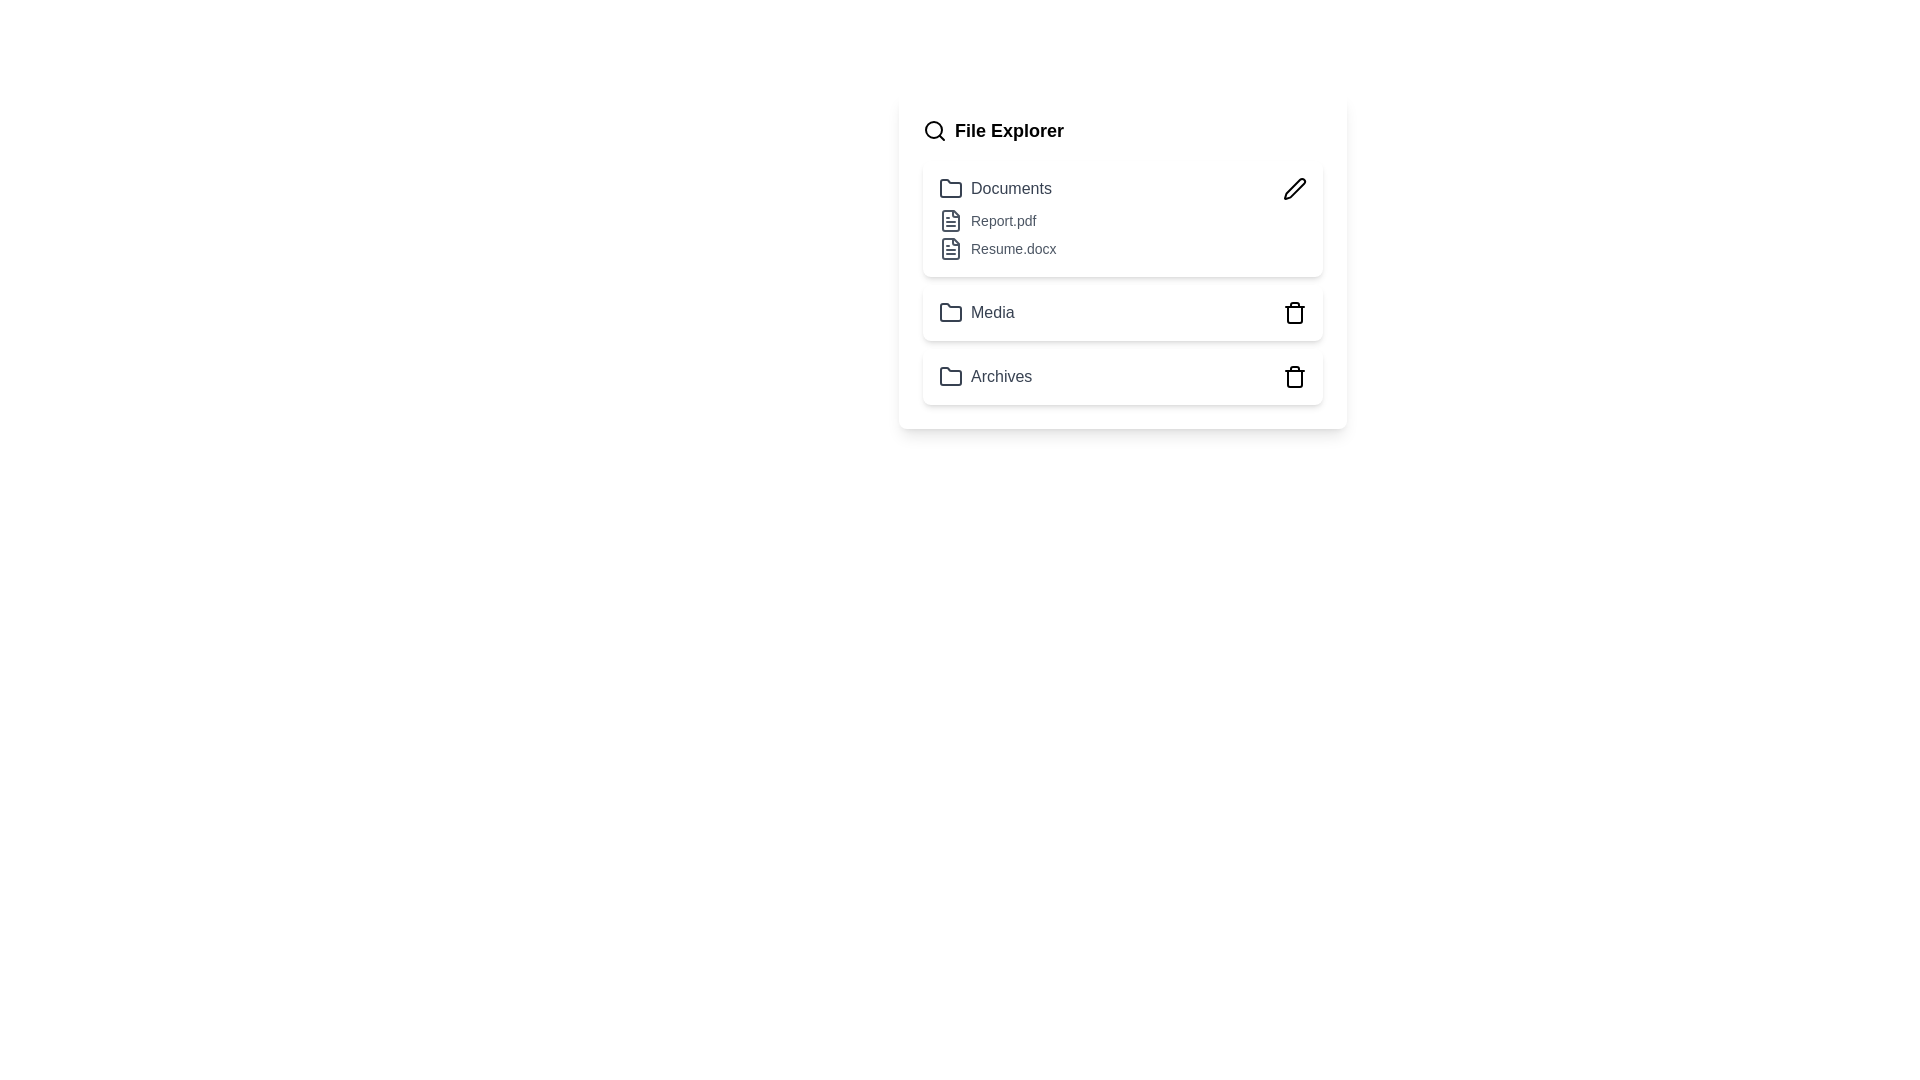 The width and height of the screenshot is (1920, 1080). Describe the element at coordinates (933, 130) in the screenshot. I see `the circular part of the search-like SVG icon located in the top left corner of the 'File Explorer' section` at that location.